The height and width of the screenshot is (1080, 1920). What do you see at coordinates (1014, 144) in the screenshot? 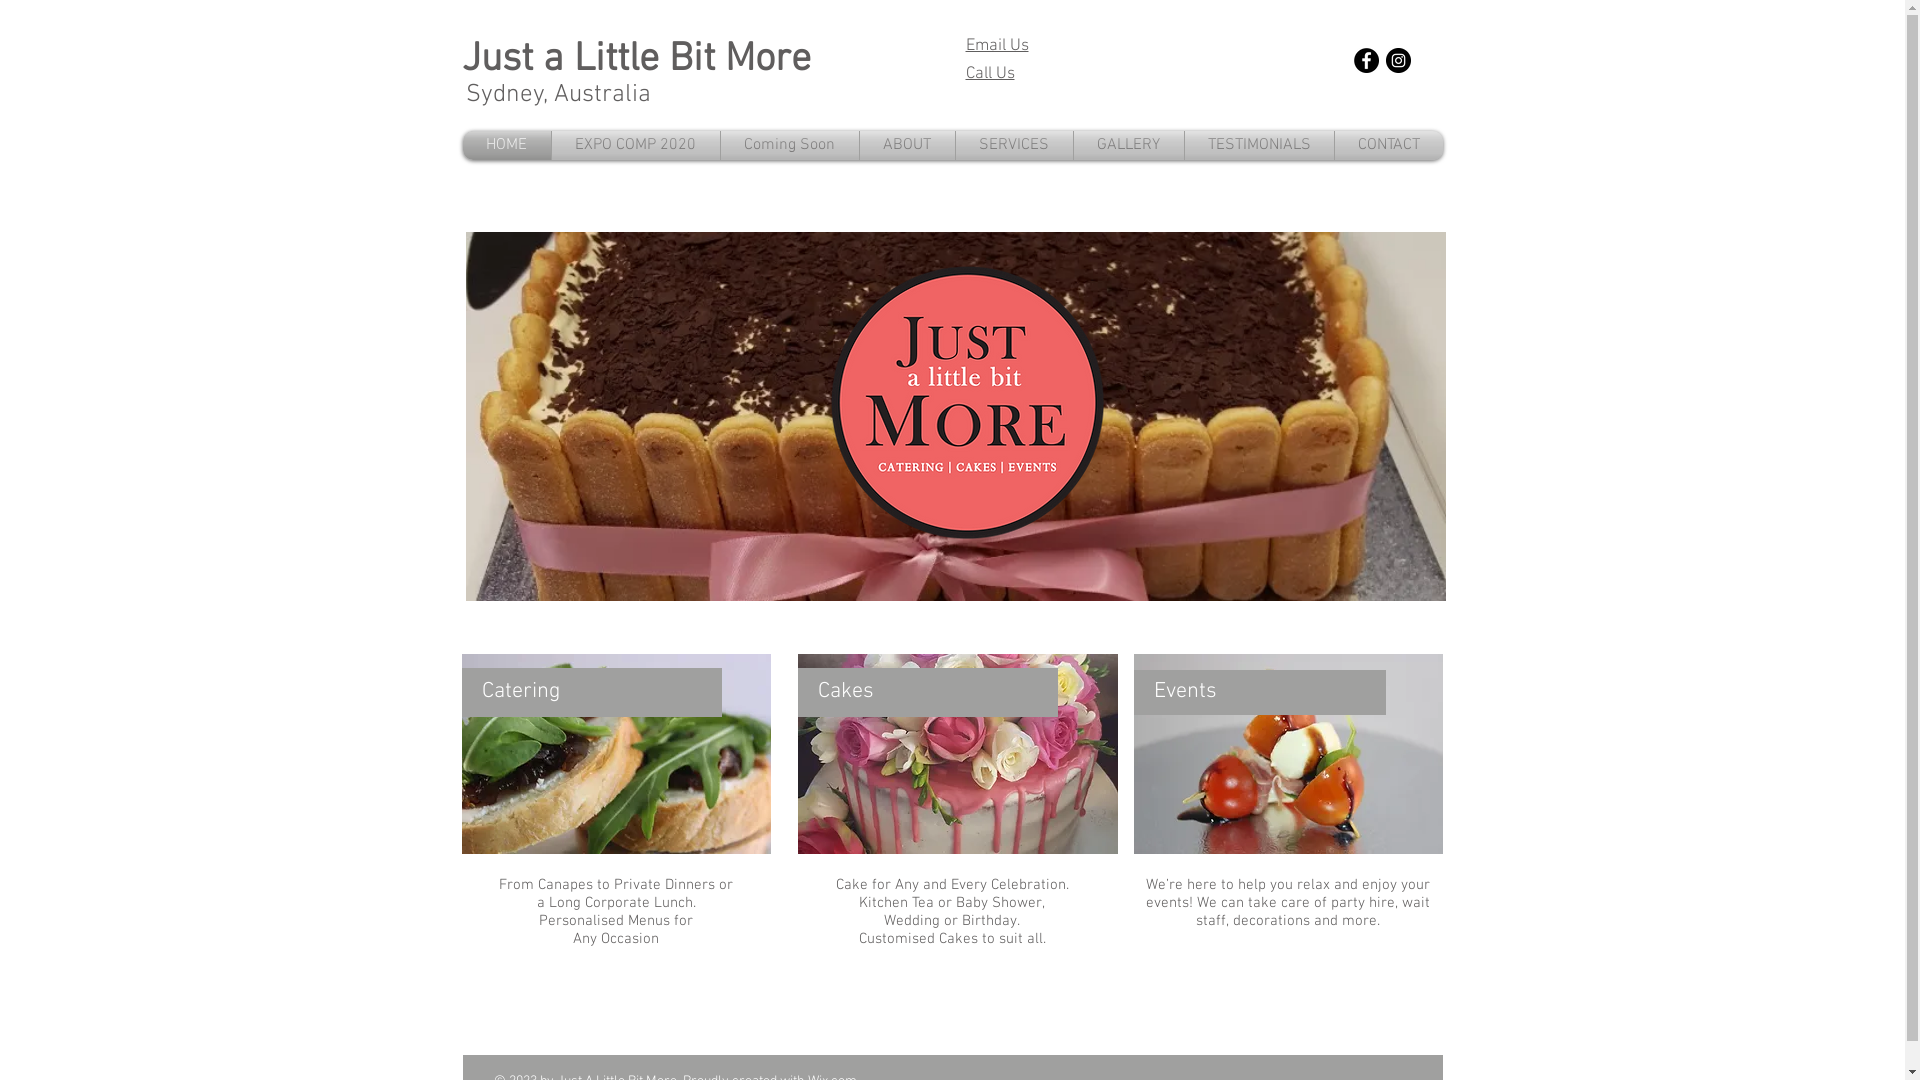
I see `'SERVICES'` at bounding box center [1014, 144].